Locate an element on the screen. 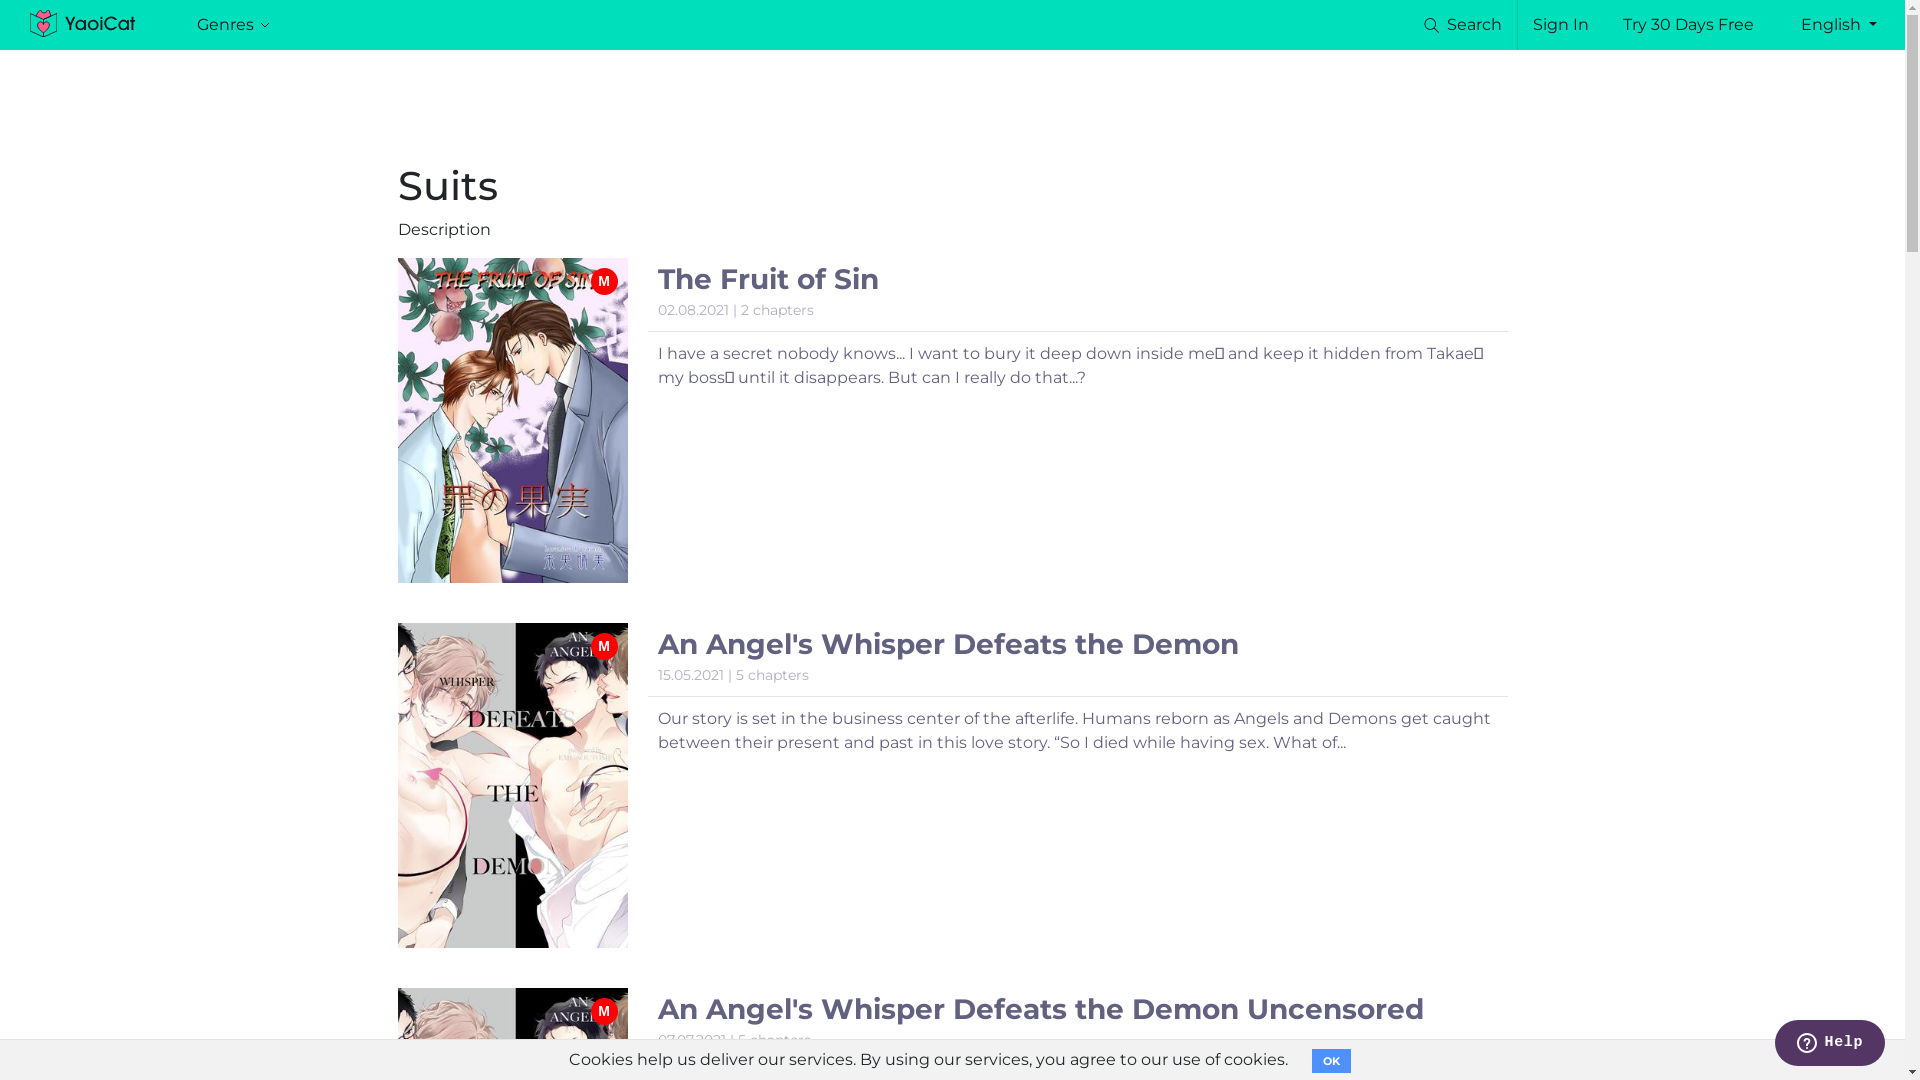 Image resolution: width=1920 pixels, height=1080 pixels. 'OK' is located at coordinates (1331, 1059).